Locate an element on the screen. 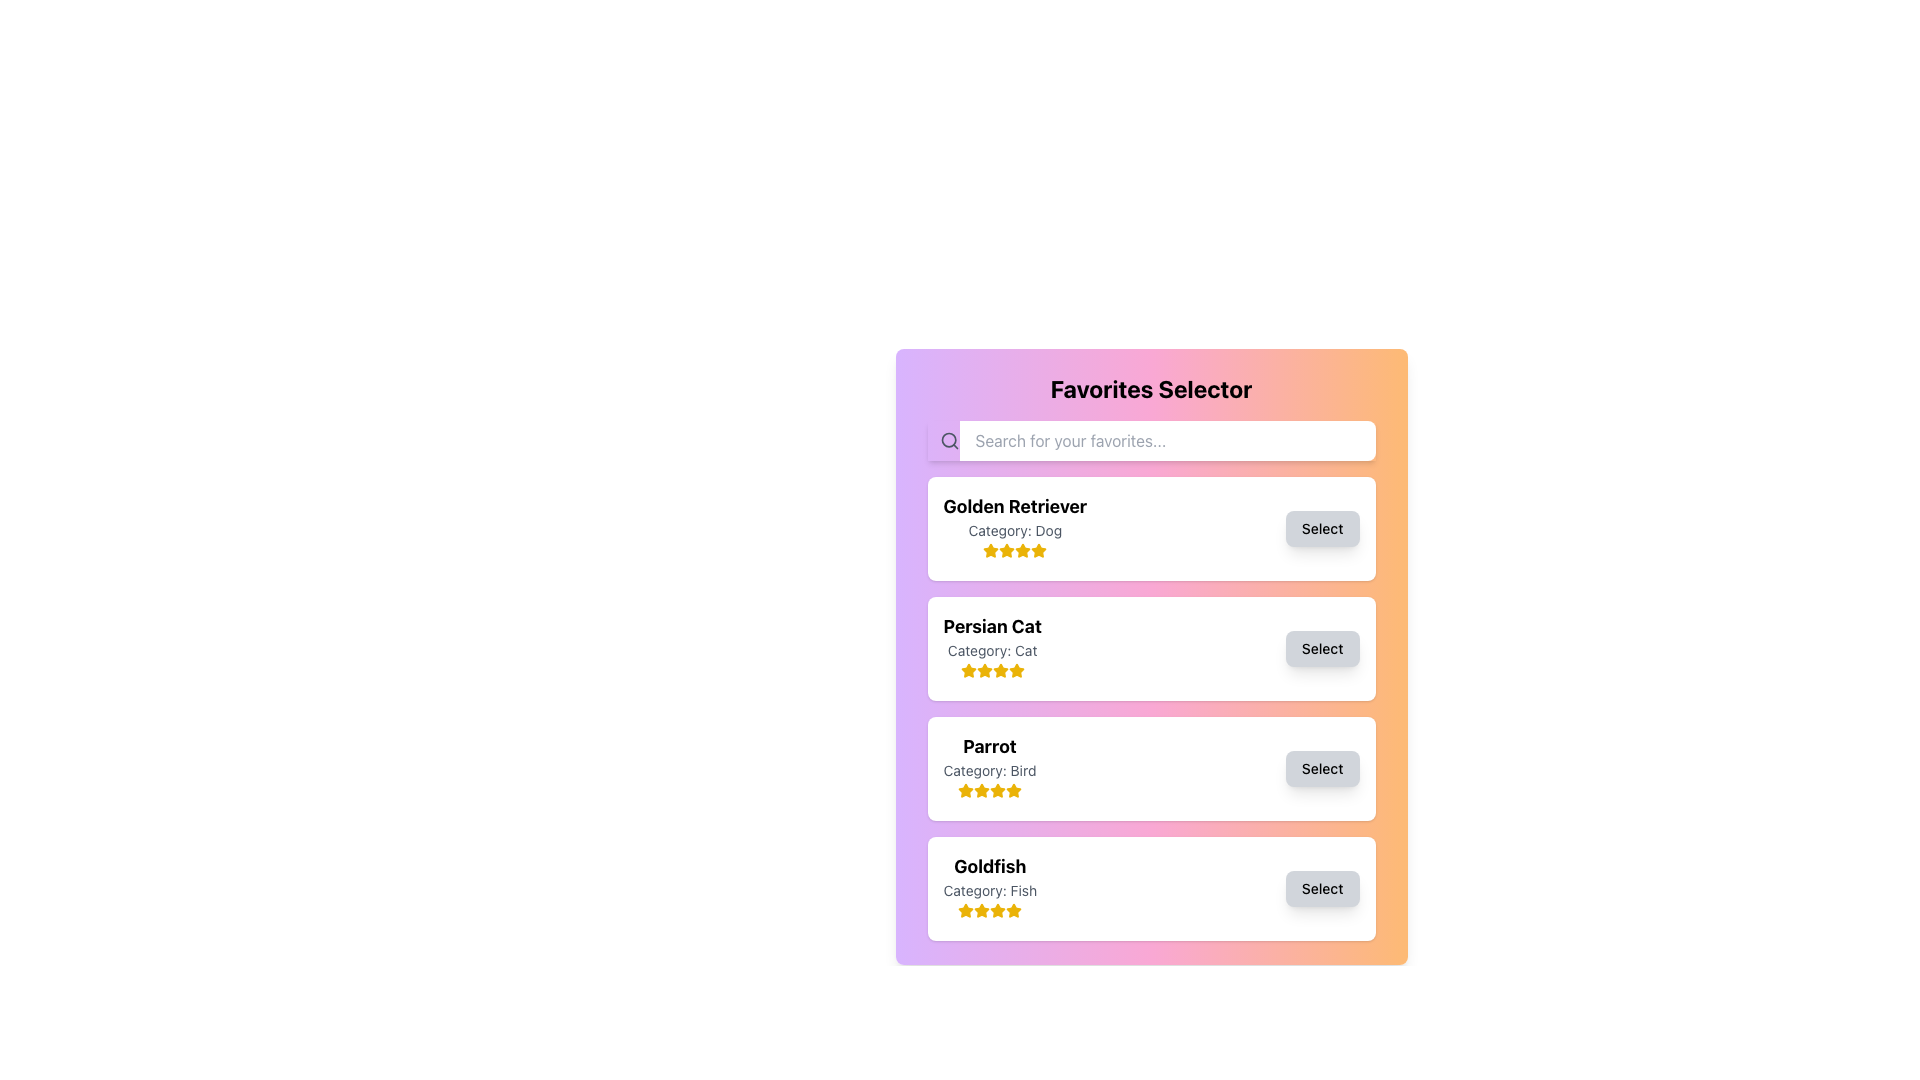 Image resolution: width=1920 pixels, height=1080 pixels. the search icon located to the left of the input field with the placeholder text 'Search for your favorites...' is located at coordinates (948, 439).